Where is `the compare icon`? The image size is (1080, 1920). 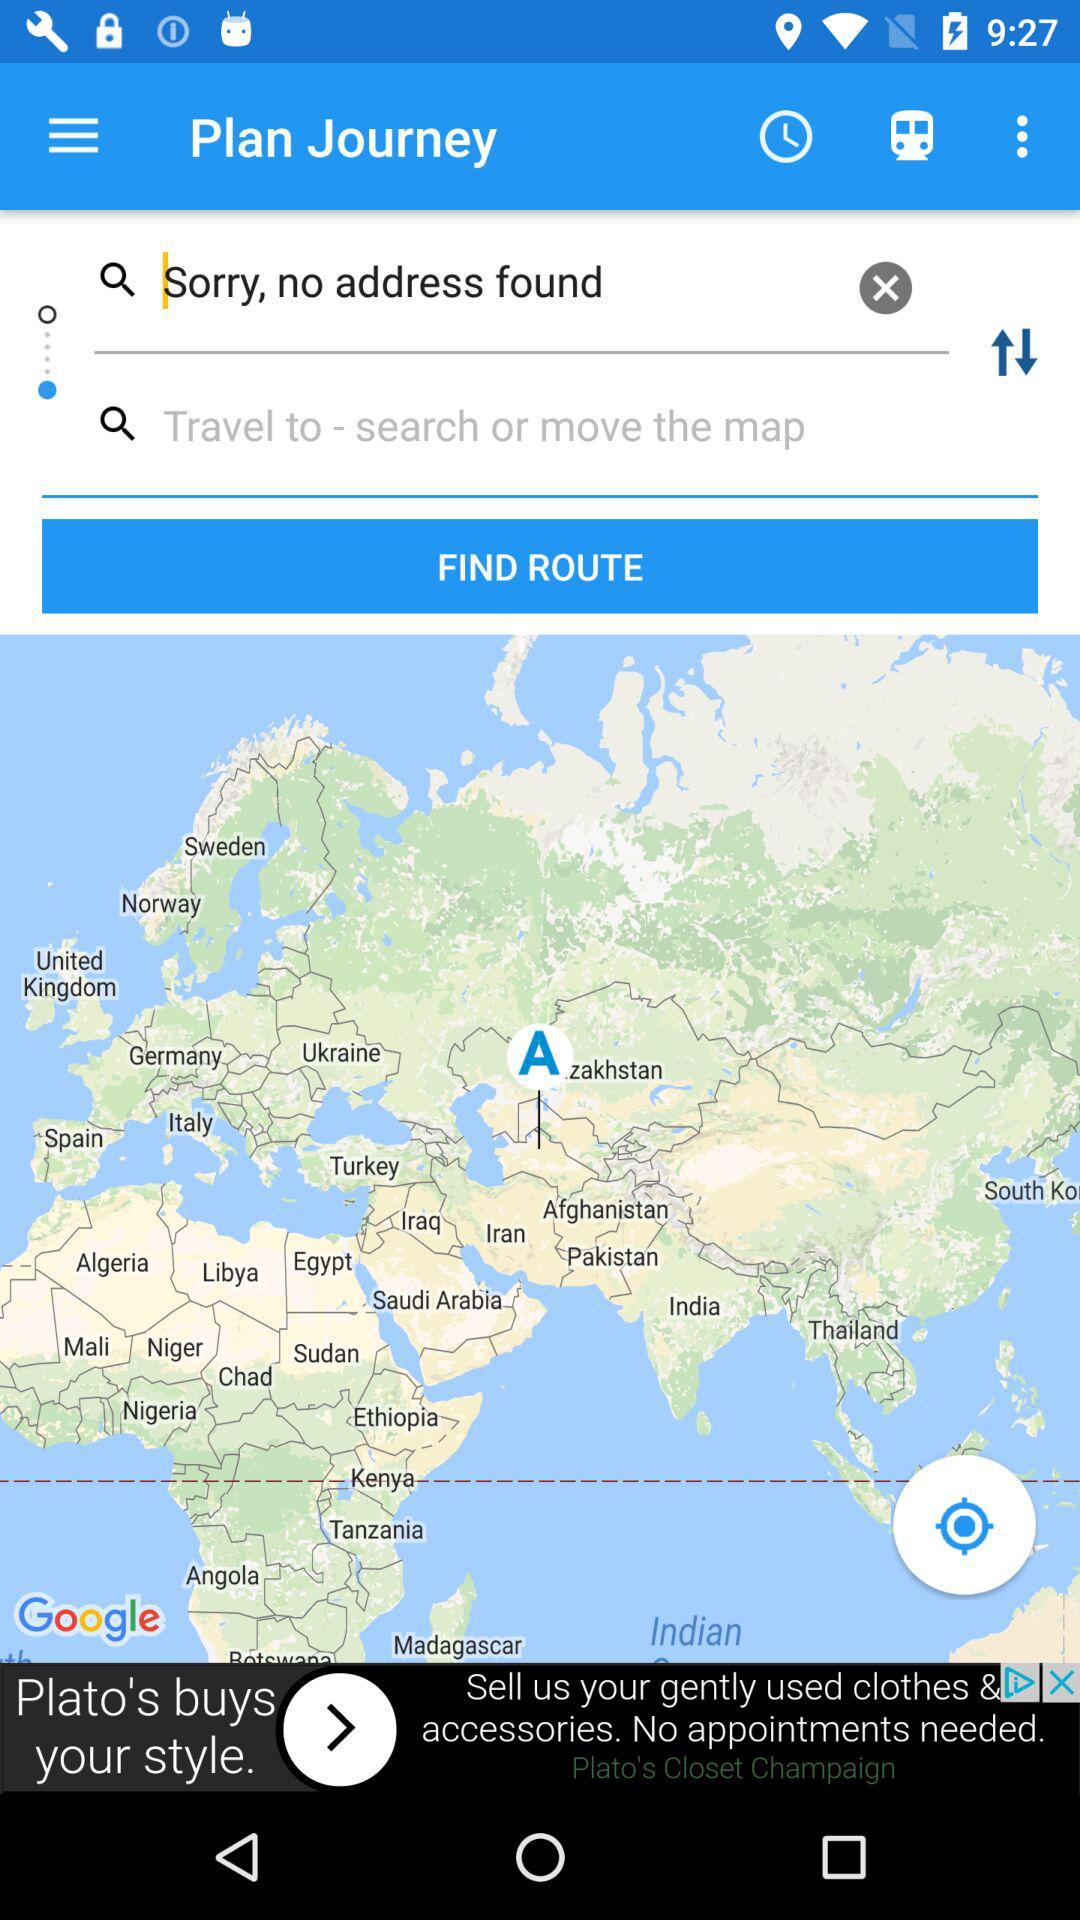
the compare icon is located at coordinates (1014, 352).